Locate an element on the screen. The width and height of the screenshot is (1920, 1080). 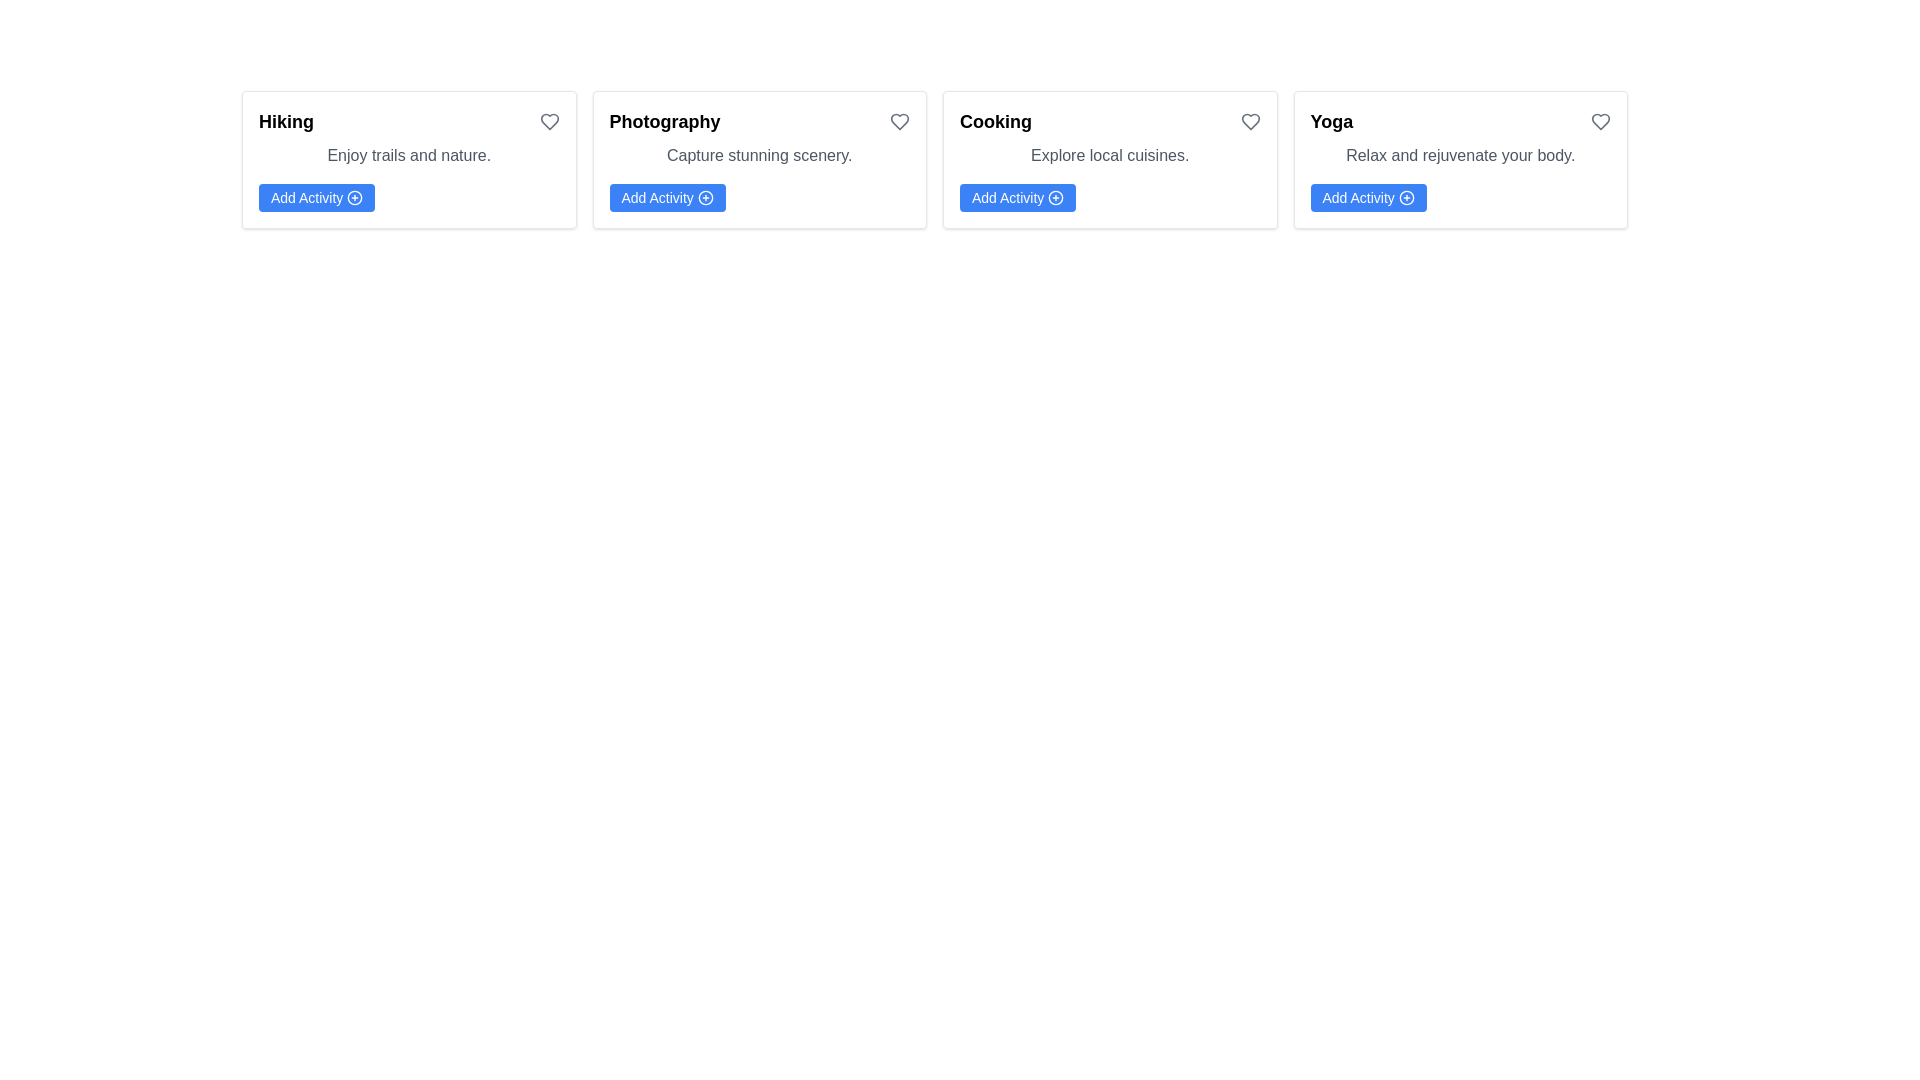
the circular '+' icon with a blue background and white border, which is part of the 'Add Activity' button in the 'Hiking' card section is located at coordinates (355, 197).